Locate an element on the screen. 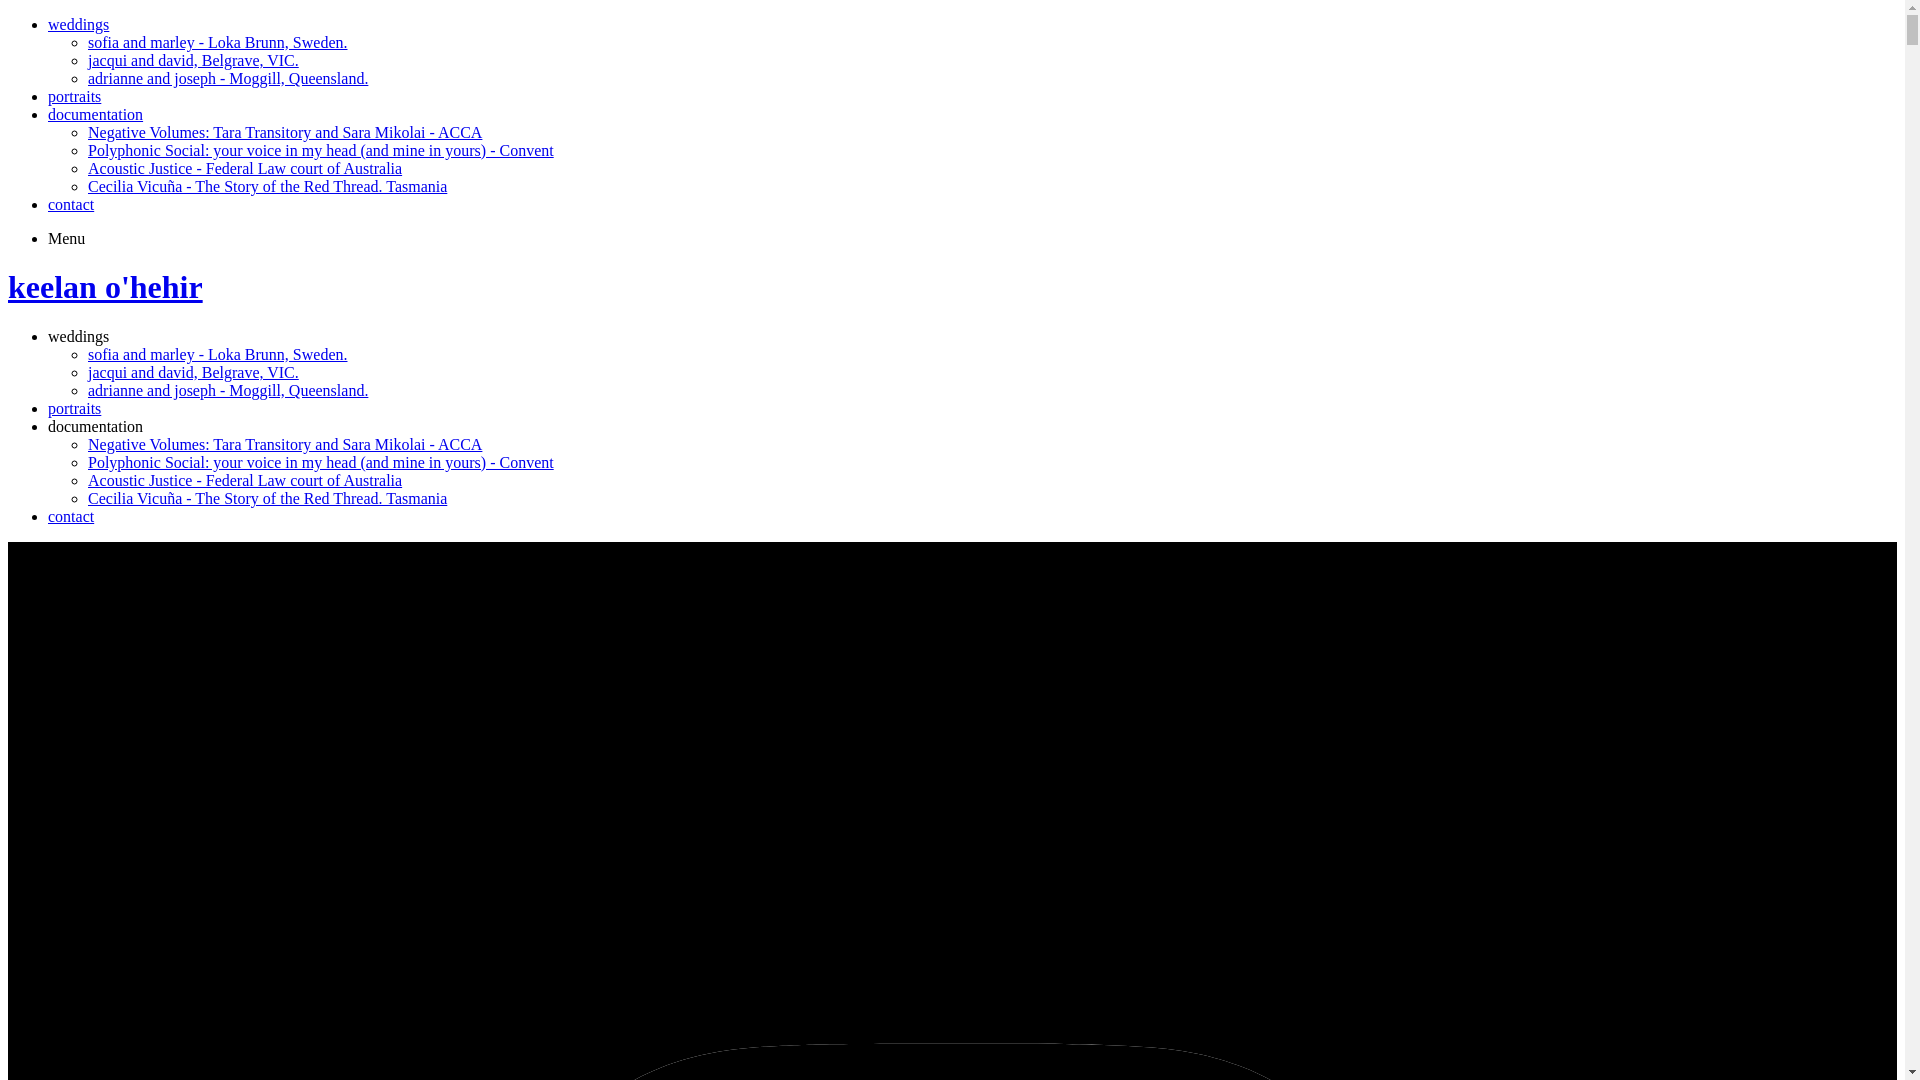  'documentation' is located at coordinates (94, 114).